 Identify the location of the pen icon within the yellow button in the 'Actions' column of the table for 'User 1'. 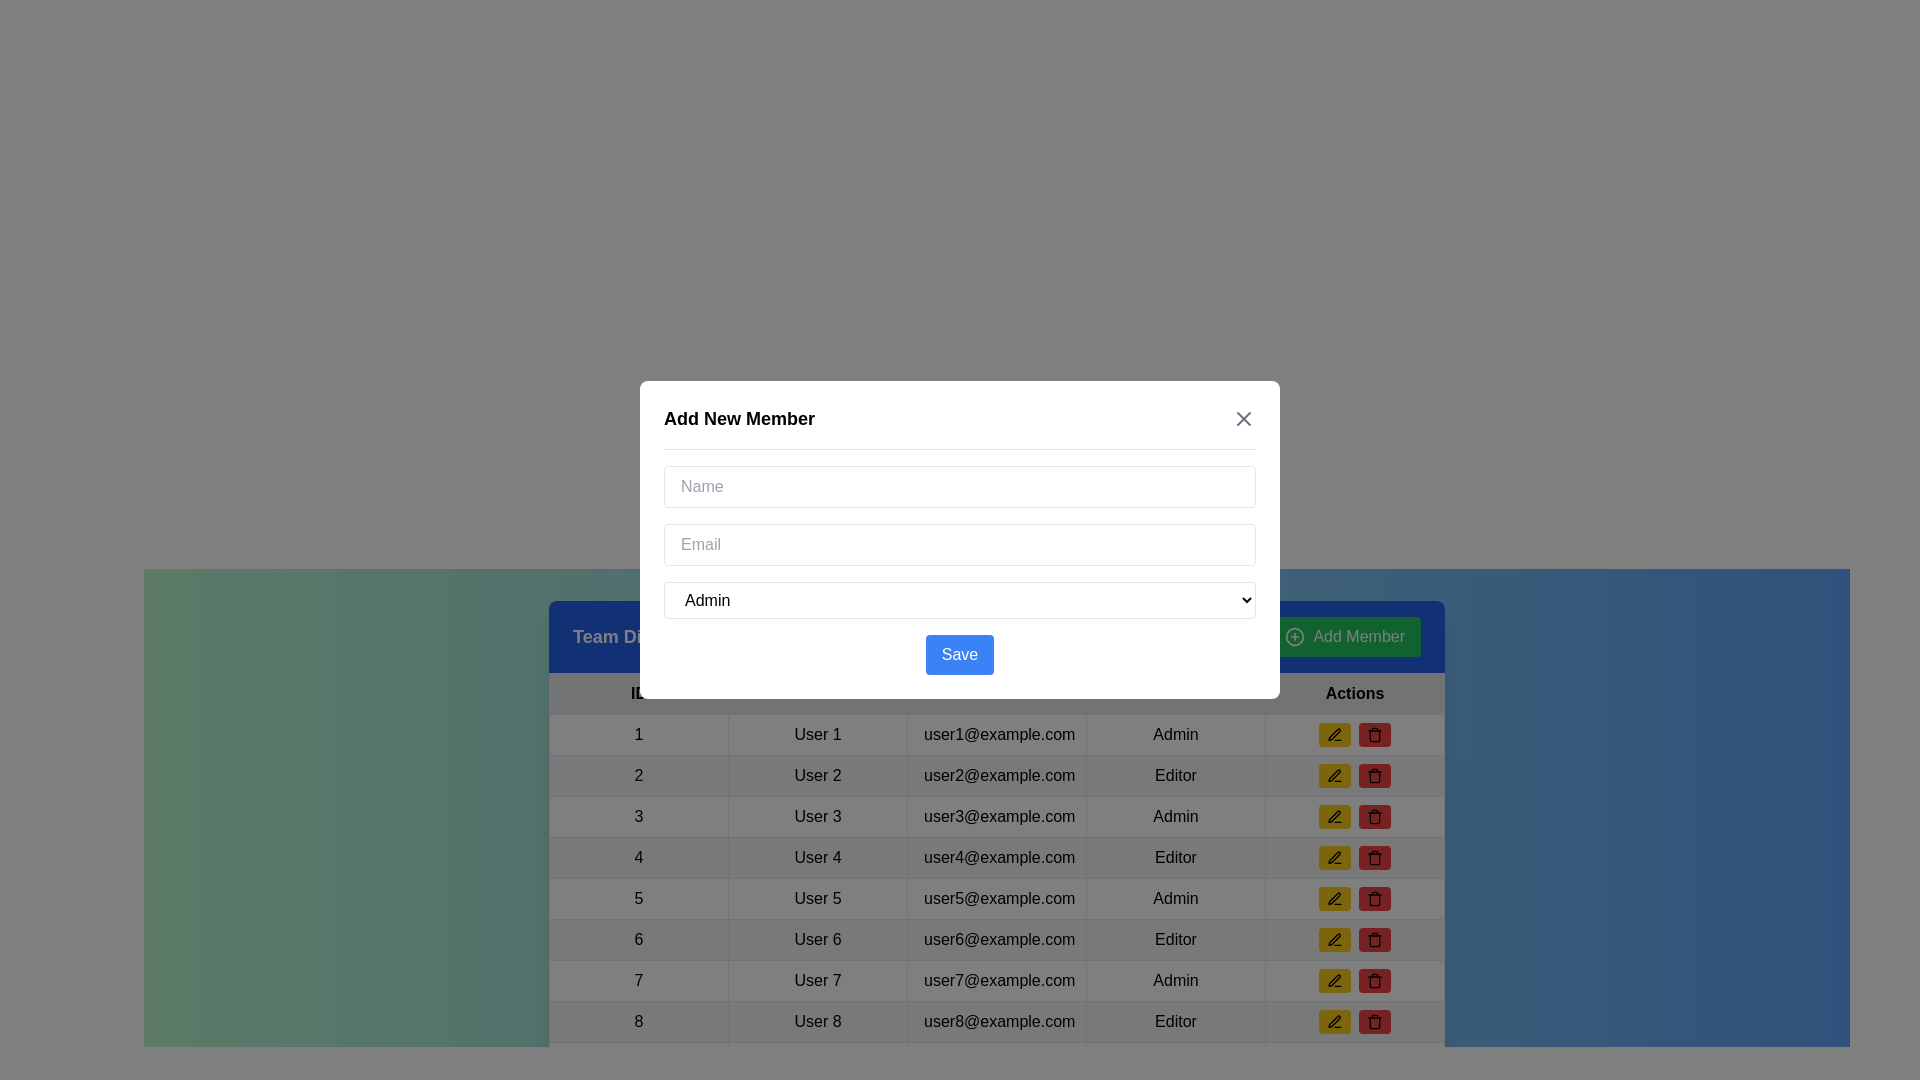
(1334, 735).